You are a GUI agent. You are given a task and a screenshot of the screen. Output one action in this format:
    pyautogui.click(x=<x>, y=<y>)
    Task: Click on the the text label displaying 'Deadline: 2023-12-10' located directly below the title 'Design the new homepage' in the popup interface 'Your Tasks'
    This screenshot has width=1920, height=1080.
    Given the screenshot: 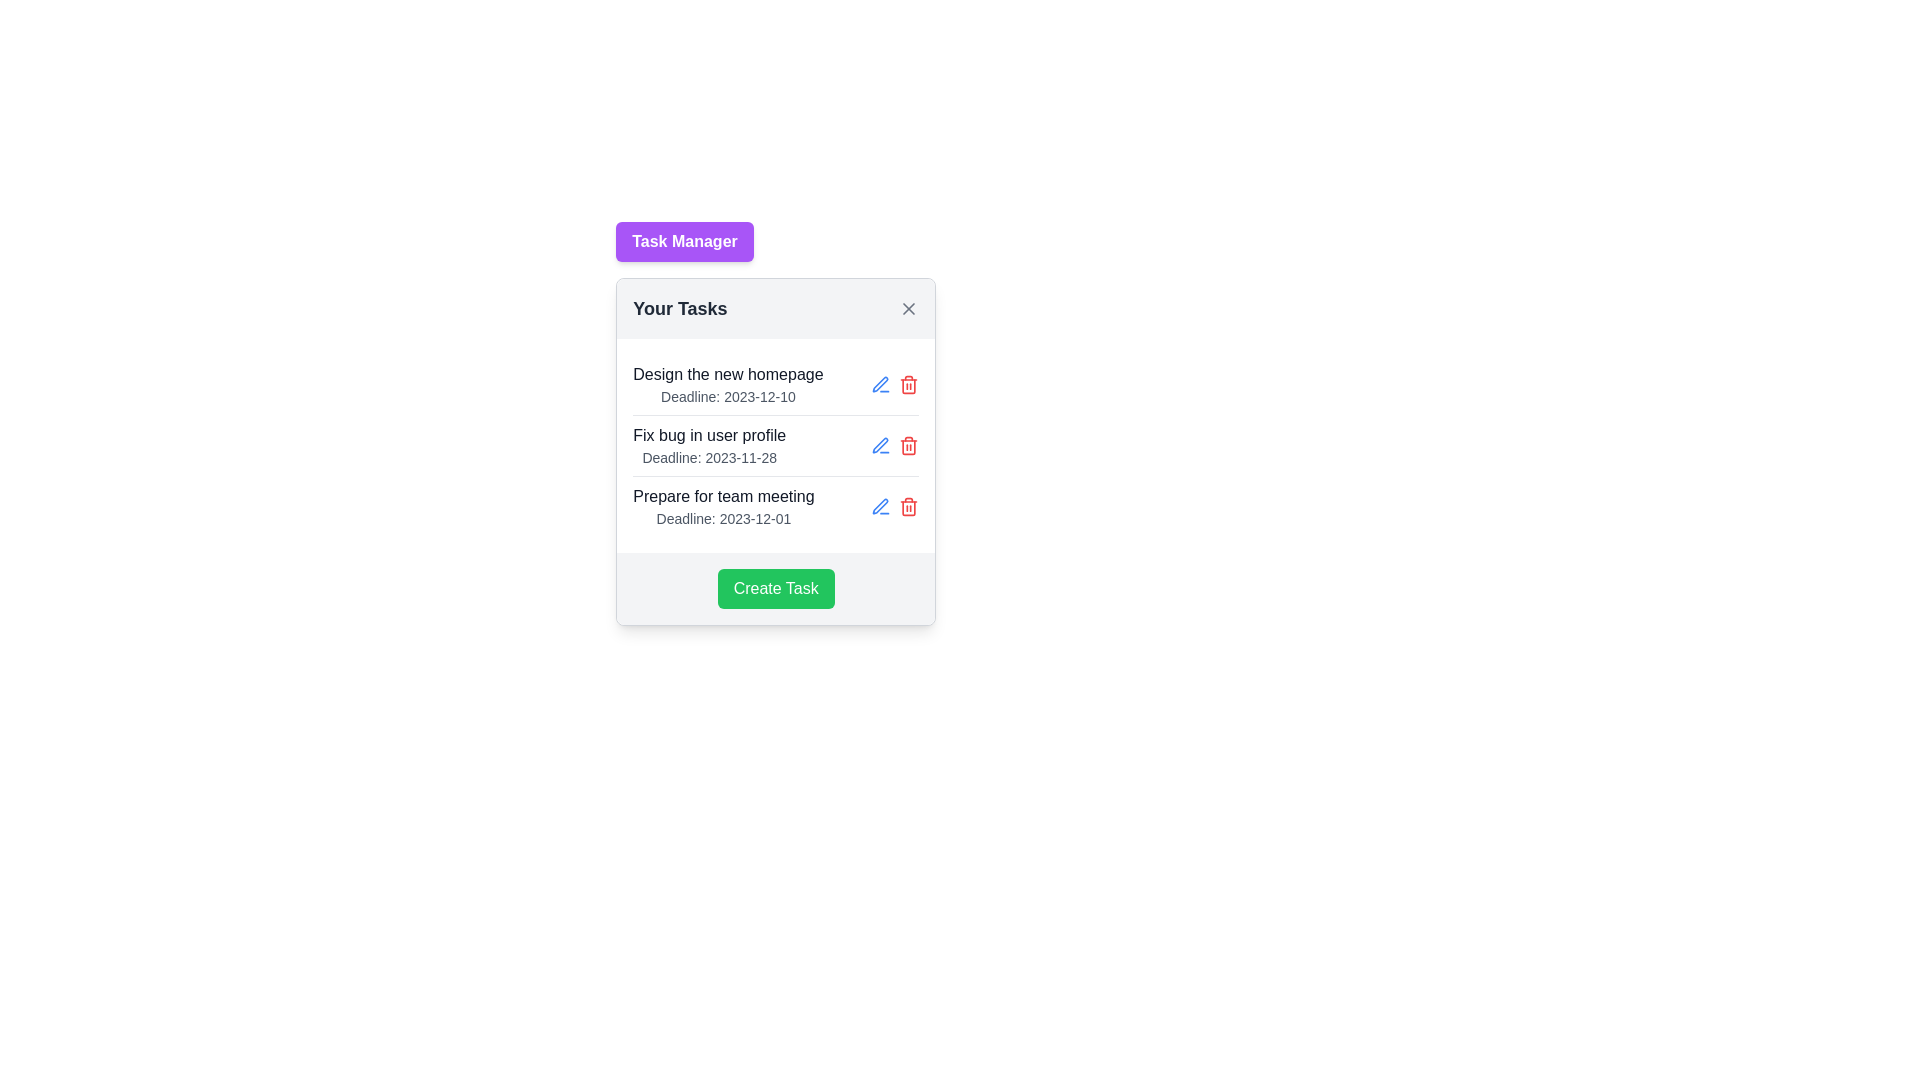 What is the action you would take?
    pyautogui.click(x=727, y=397)
    